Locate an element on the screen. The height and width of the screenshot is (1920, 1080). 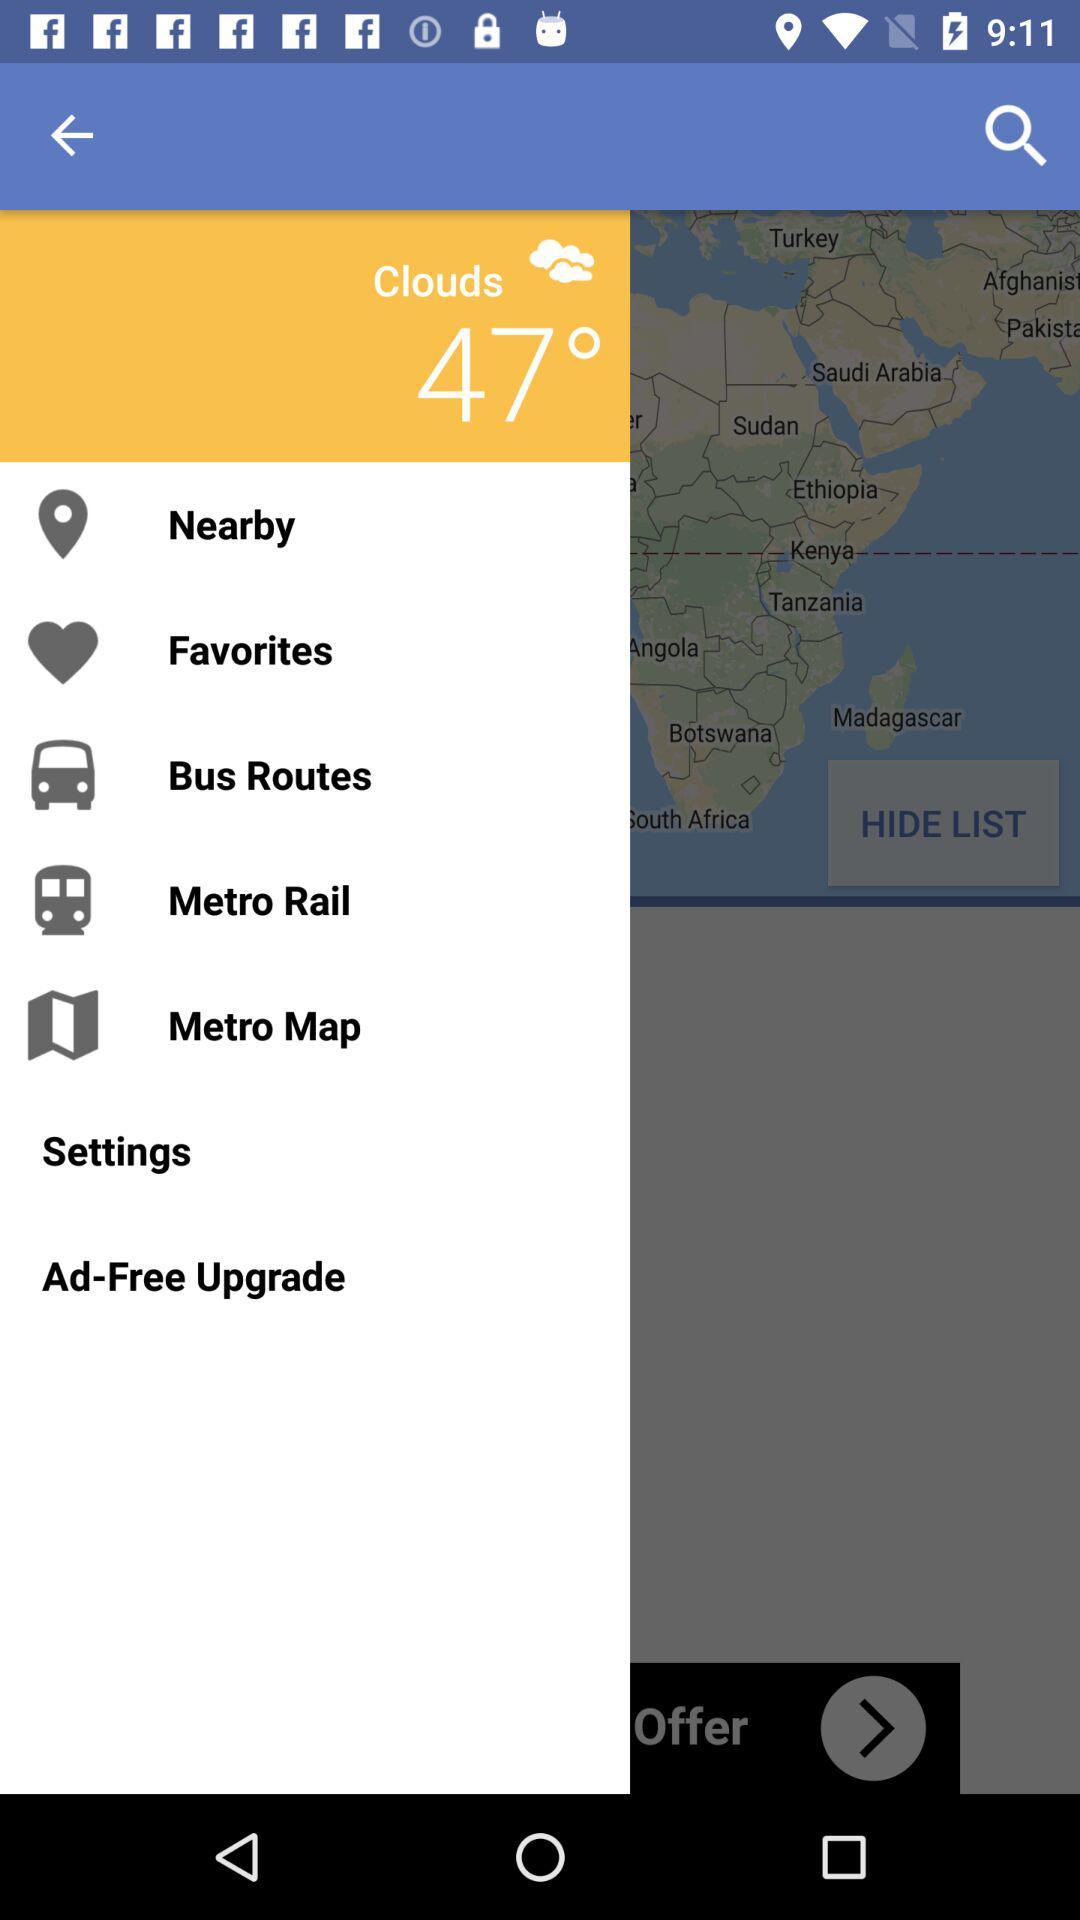
the item above the nearby icon is located at coordinates (510, 370).